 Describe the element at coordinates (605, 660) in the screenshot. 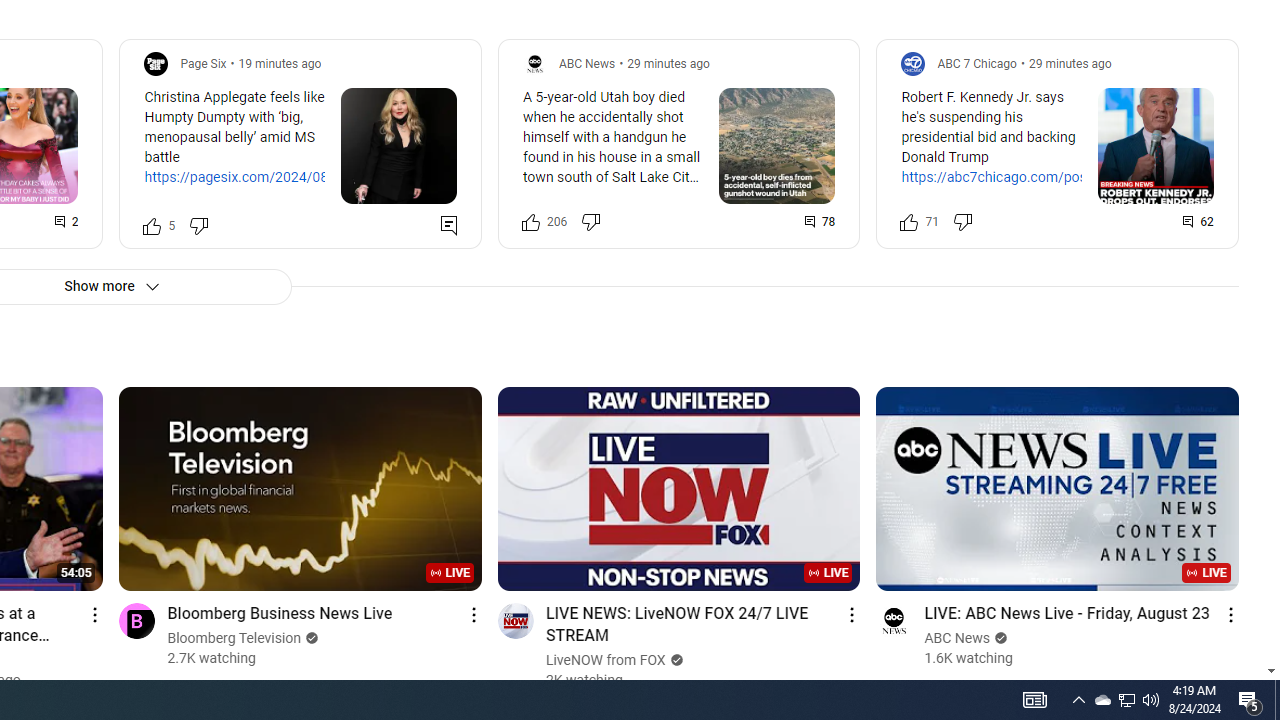

I see `'LiveNOW from FOX'` at that location.